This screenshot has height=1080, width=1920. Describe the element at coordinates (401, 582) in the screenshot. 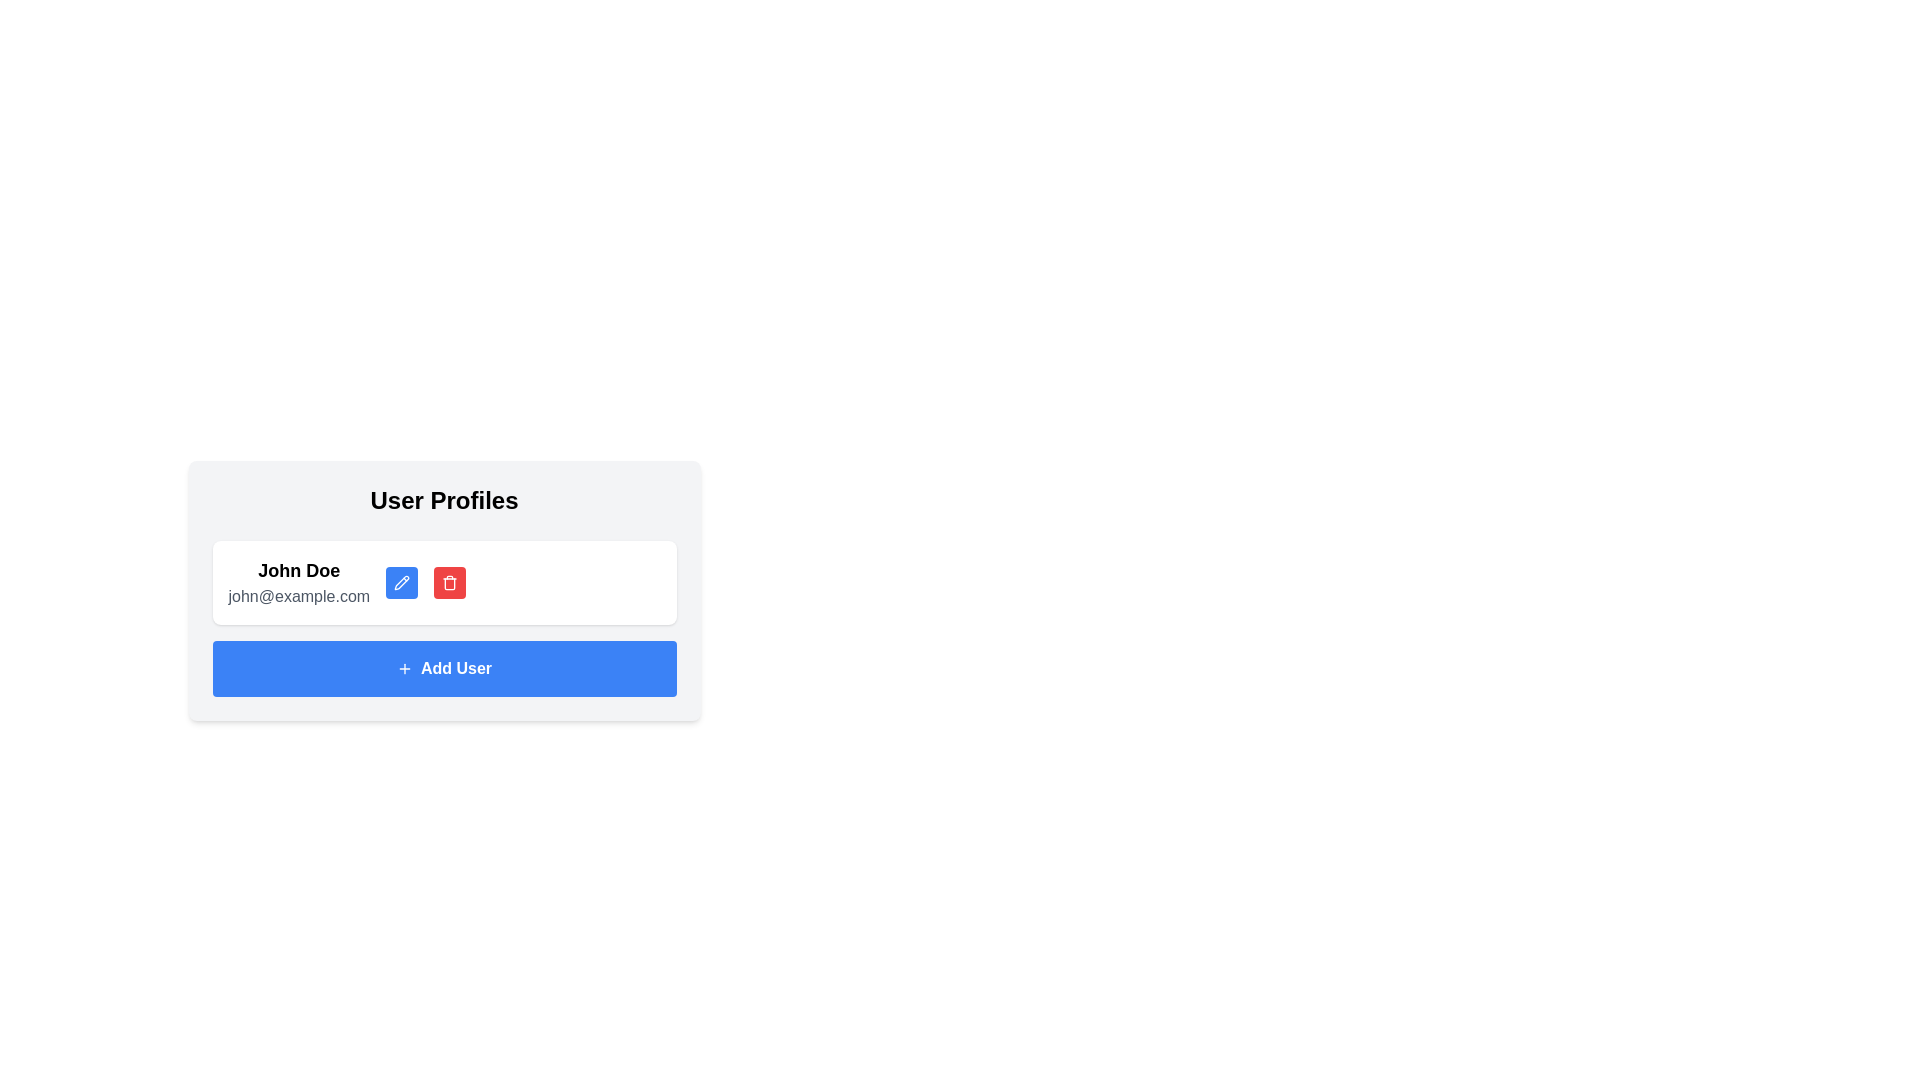

I see `the edit button located to the immediate right of 'John Doe'` at that location.